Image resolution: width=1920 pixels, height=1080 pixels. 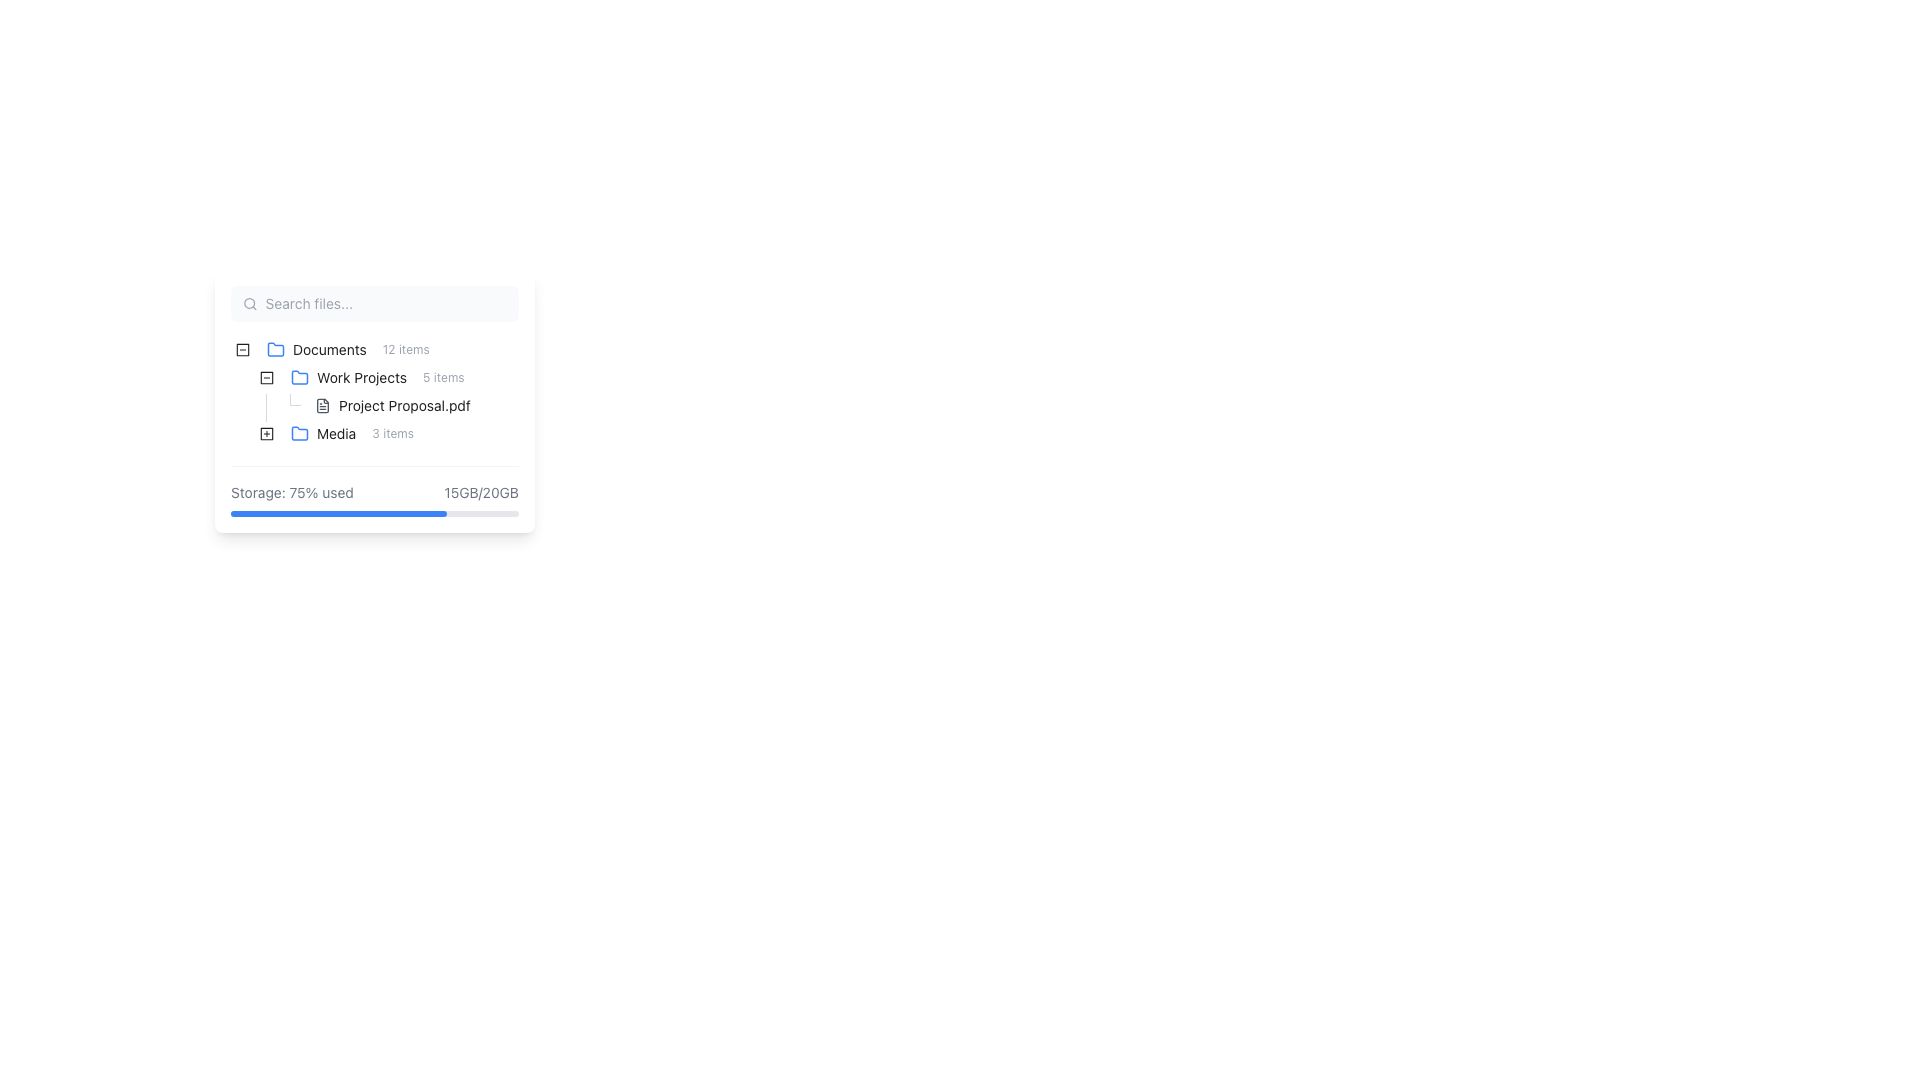 I want to click on on the file named 'Project Proposal.pdf' which is represented by a text with an icon in the file tree structure under 'Work Projects', so click(x=400, y=405).